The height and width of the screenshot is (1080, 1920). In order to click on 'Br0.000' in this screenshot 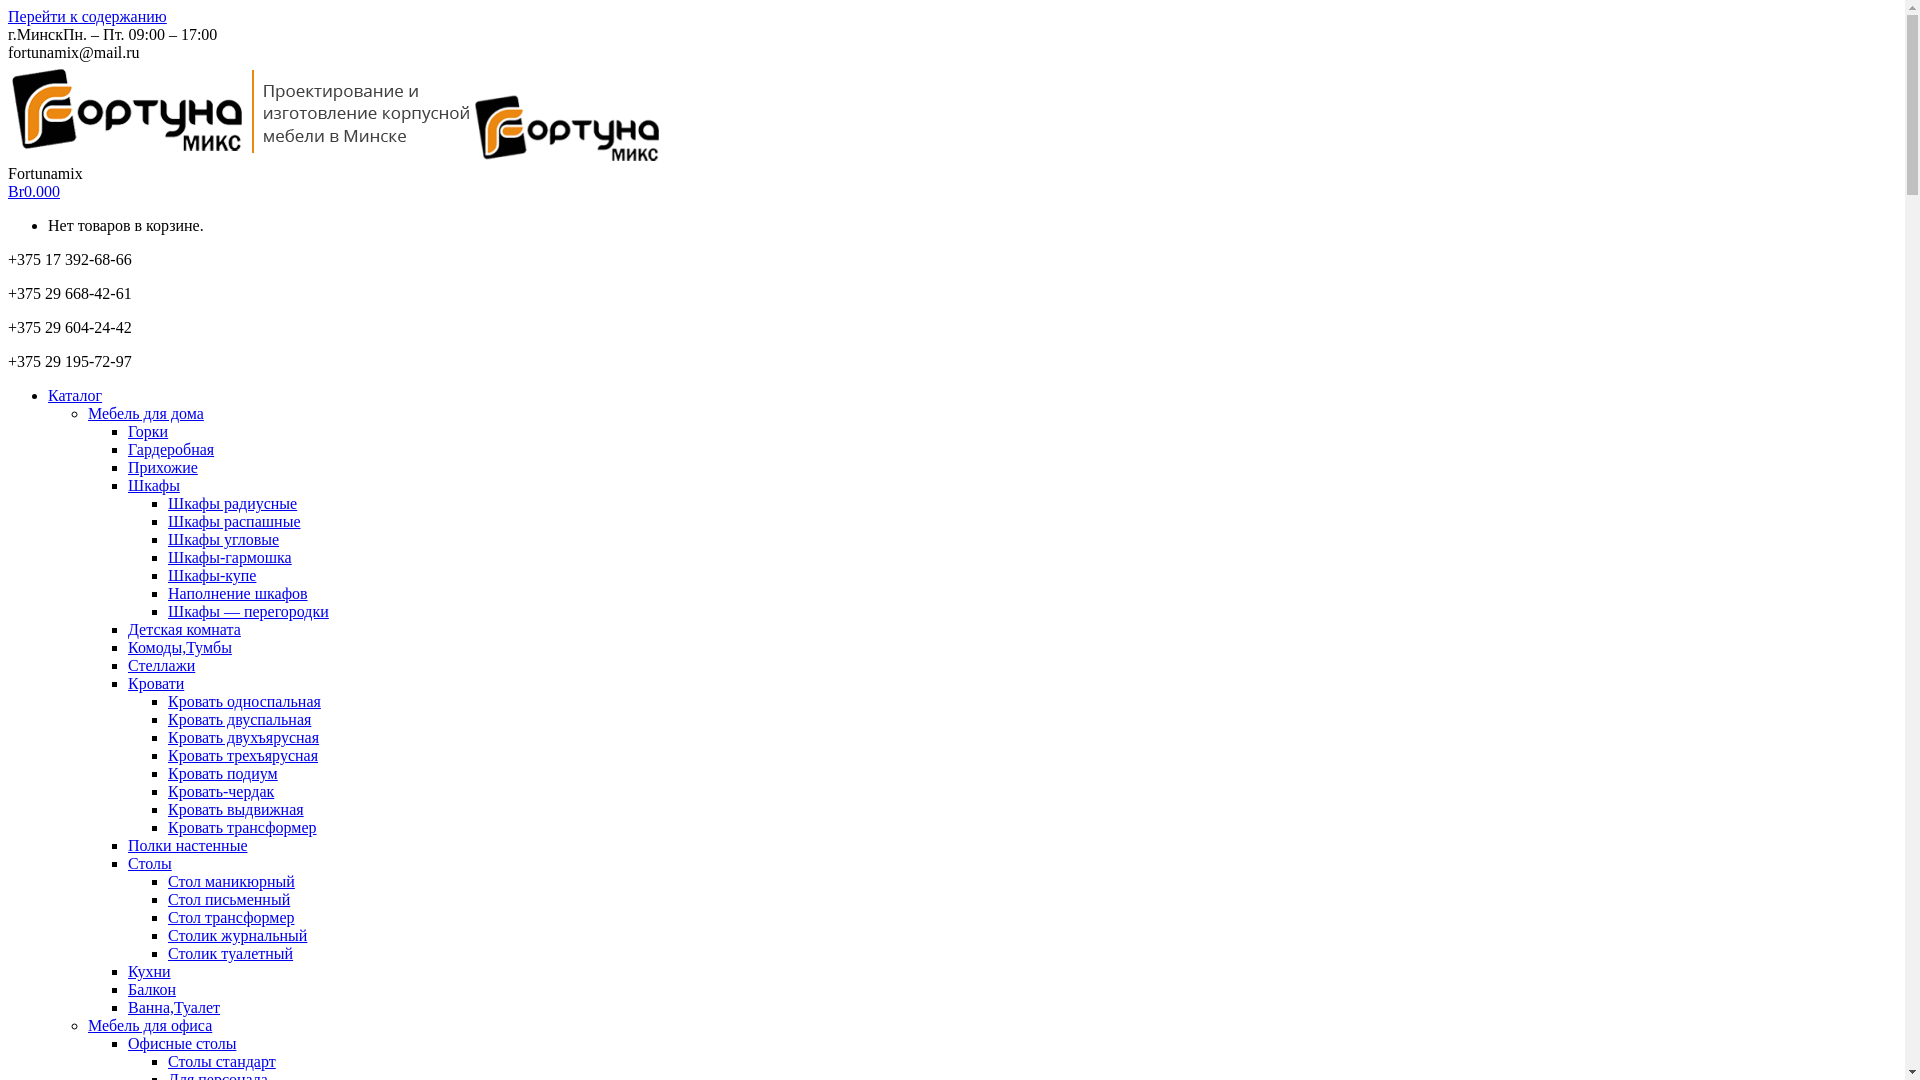, I will do `click(33, 191)`.